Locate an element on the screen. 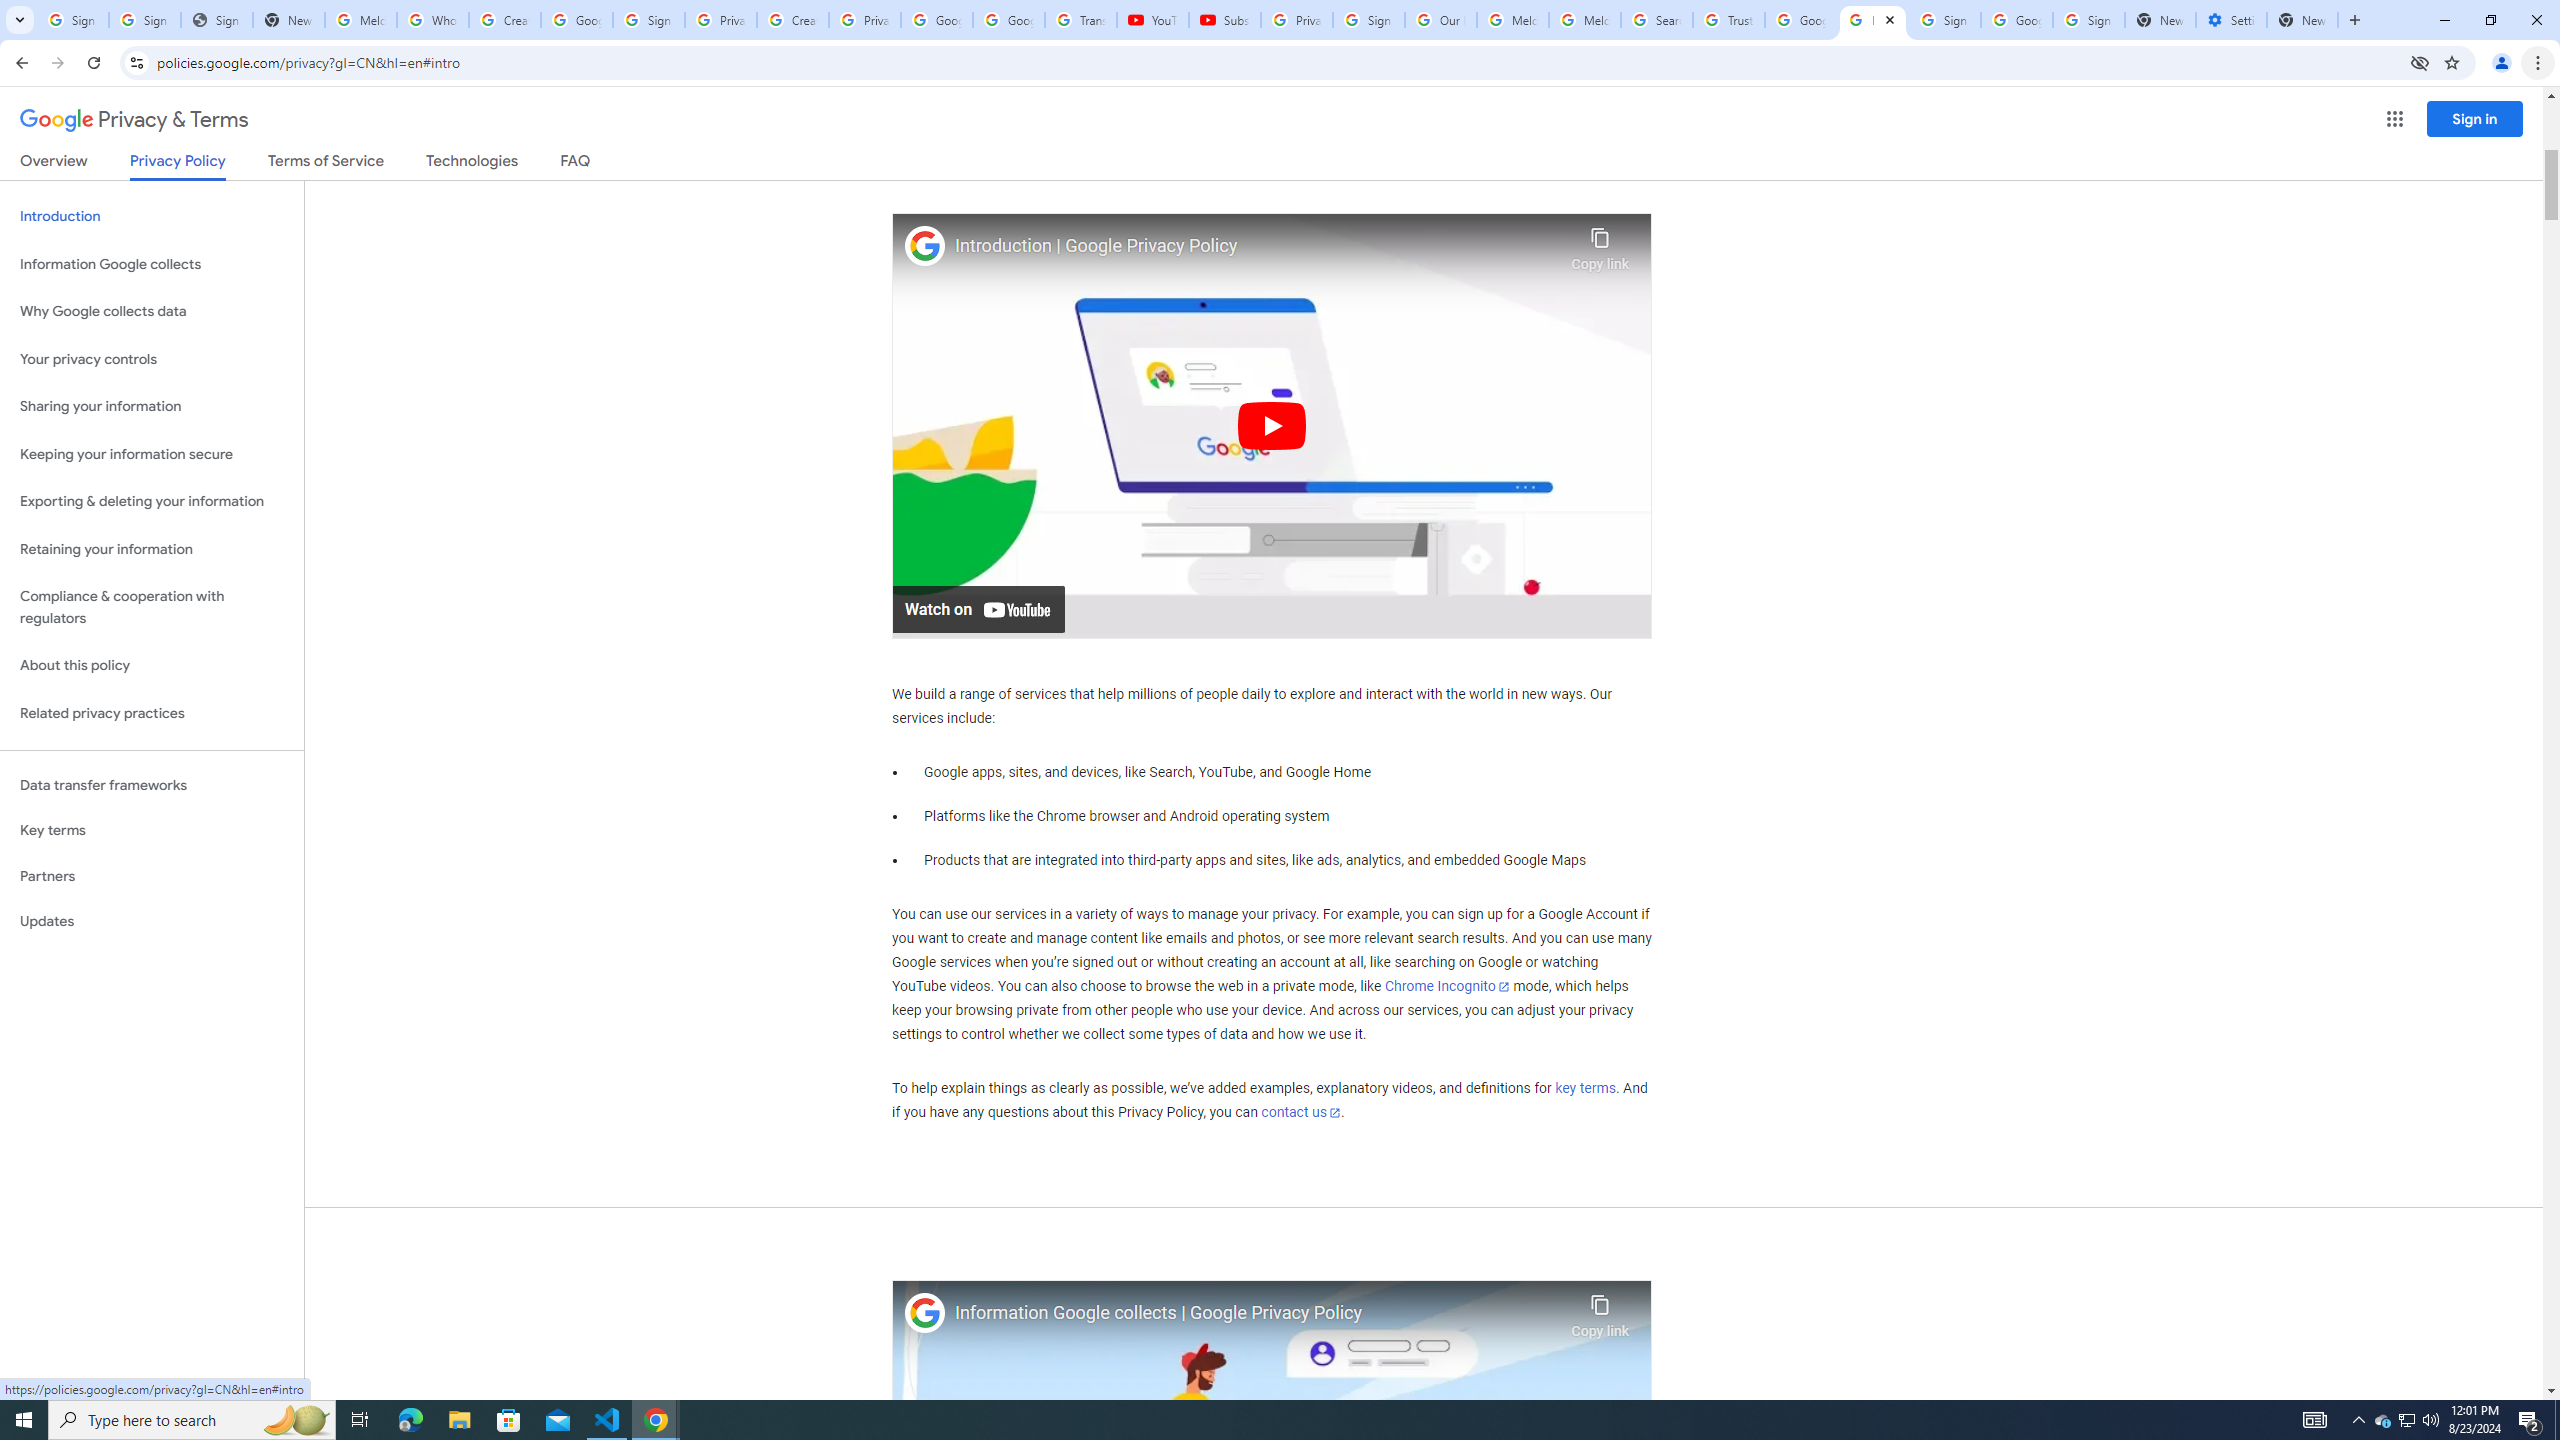  'About this policy' is located at coordinates (151, 666).